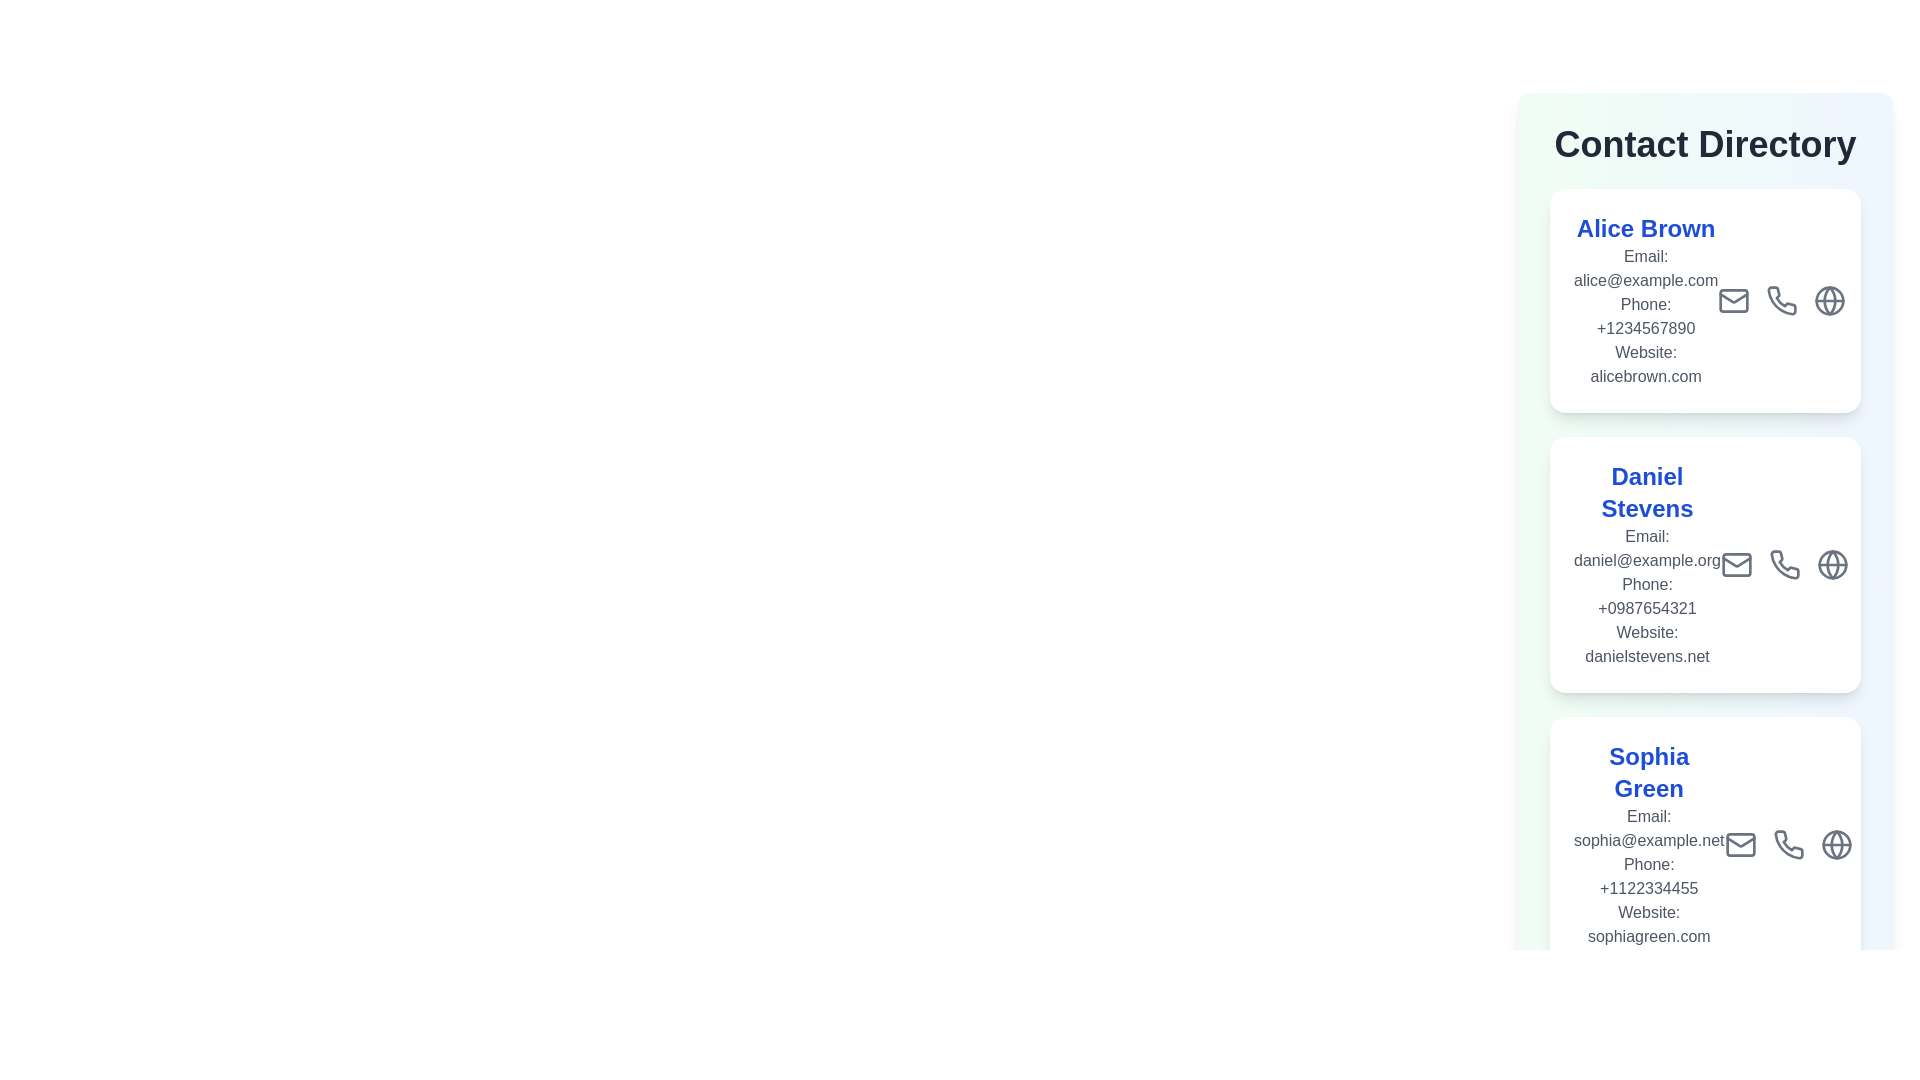 The height and width of the screenshot is (1080, 1920). I want to click on the email icon for the contact Sophia Green, so click(1739, 844).